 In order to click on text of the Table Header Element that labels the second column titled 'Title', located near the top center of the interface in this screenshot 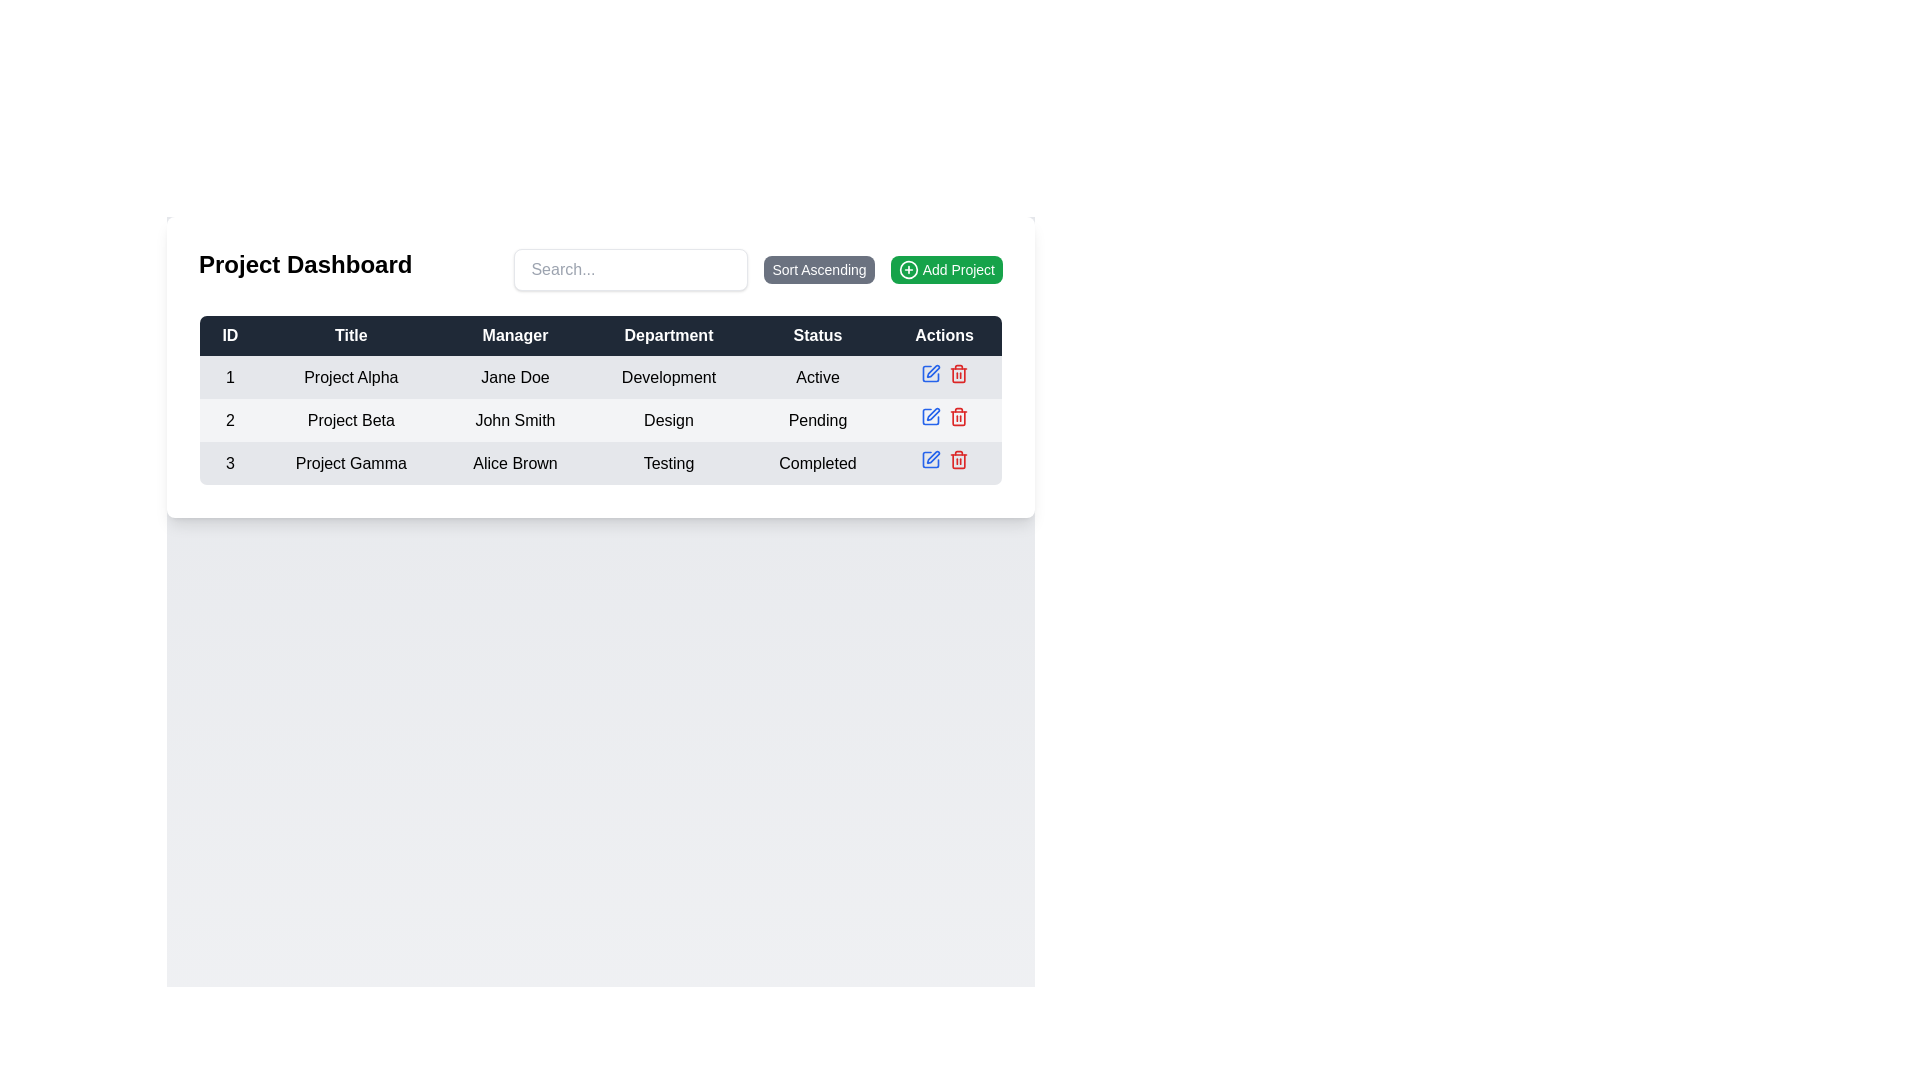, I will do `click(351, 334)`.